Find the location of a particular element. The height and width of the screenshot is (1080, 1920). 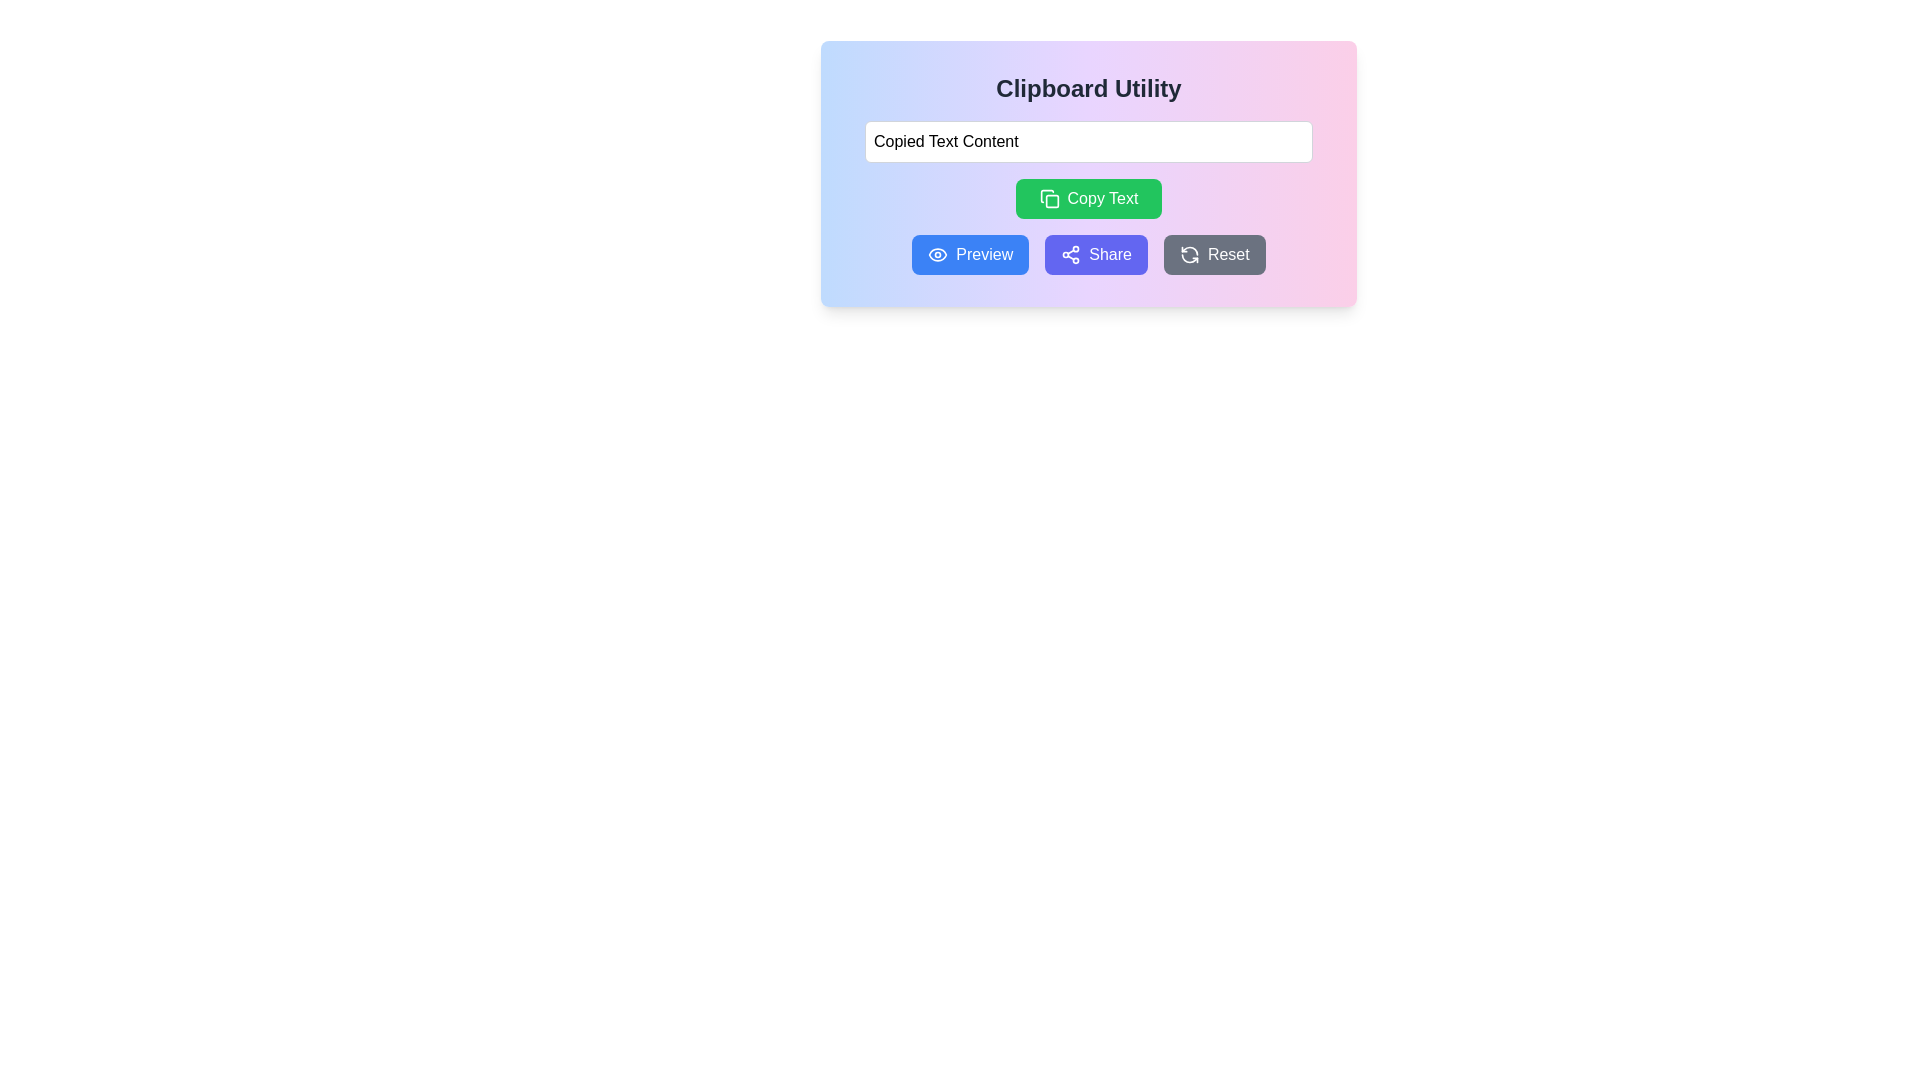

the 'Reset' button text label, which is displayed in white color on a dark gray rounded rectangular button is located at coordinates (1227, 253).